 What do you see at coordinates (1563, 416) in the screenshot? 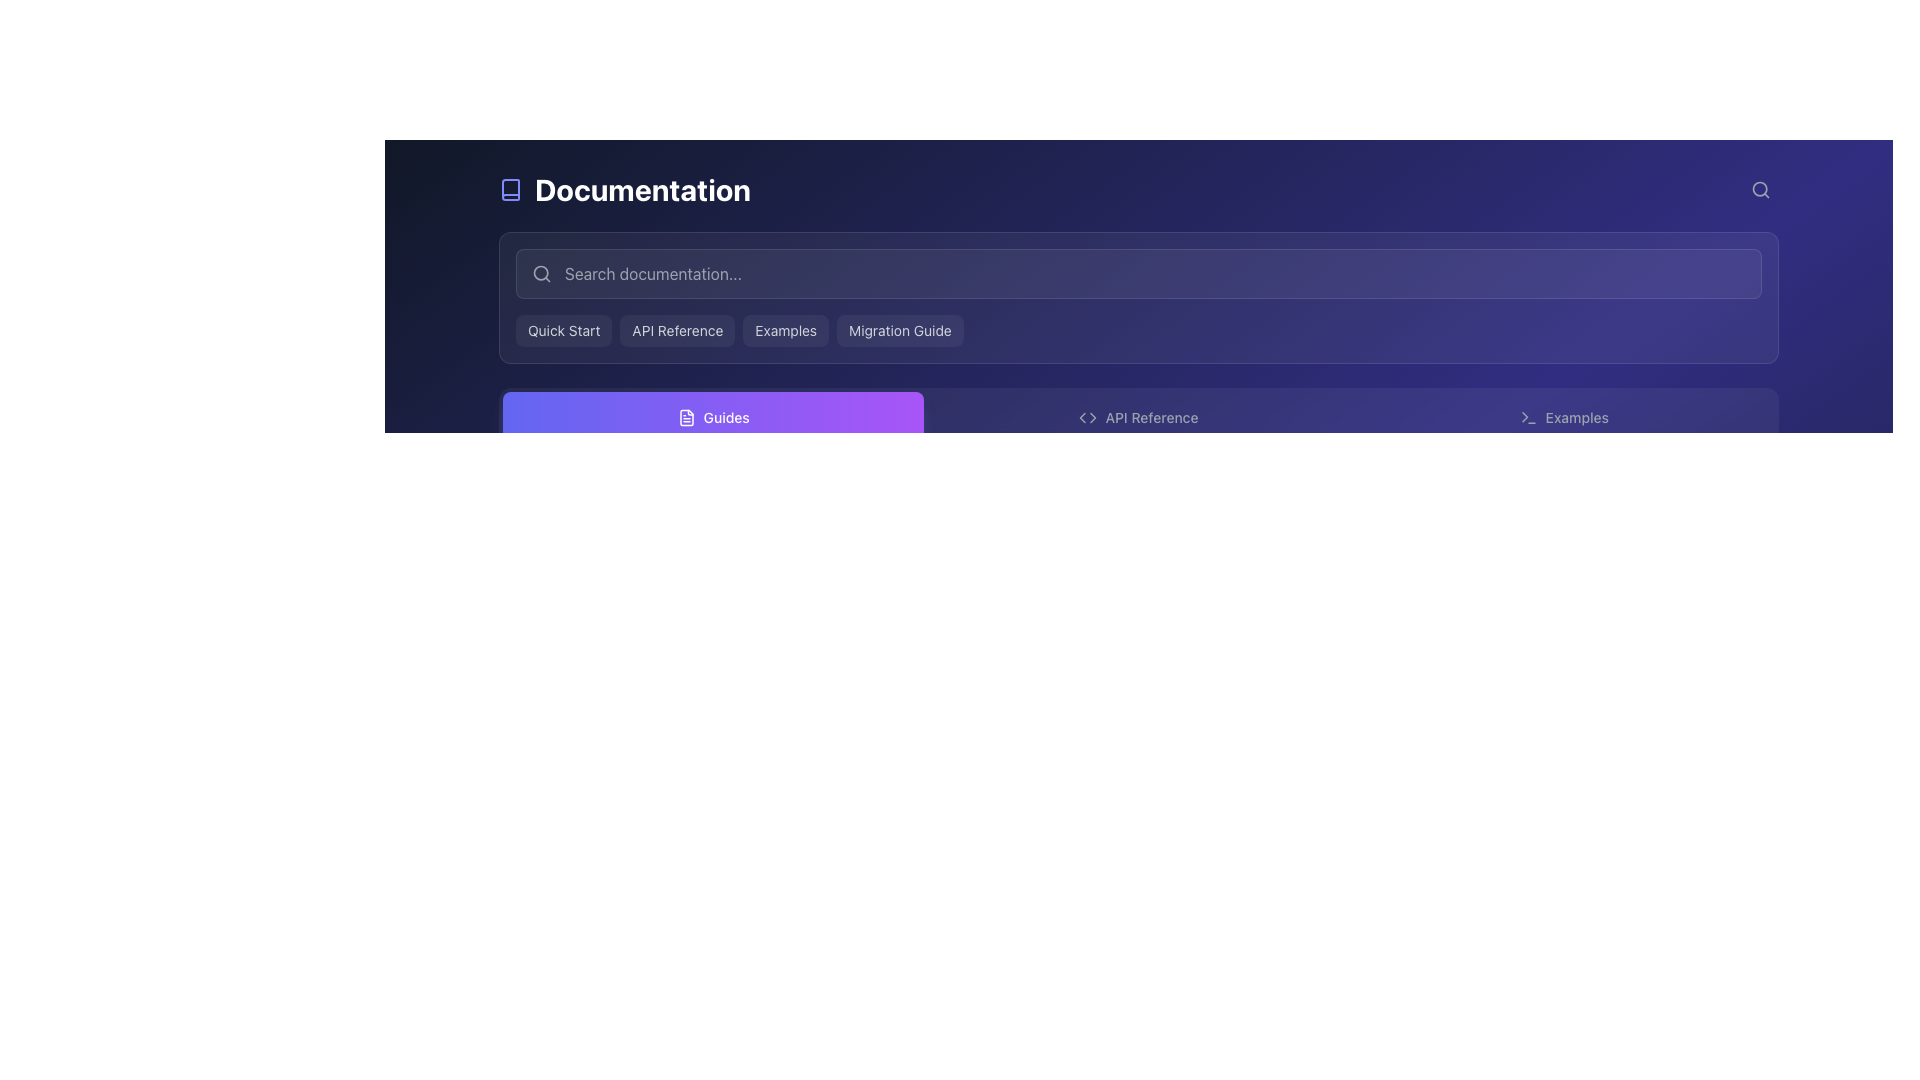
I see `the navigation button on the right side of the button row` at bounding box center [1563, 416].